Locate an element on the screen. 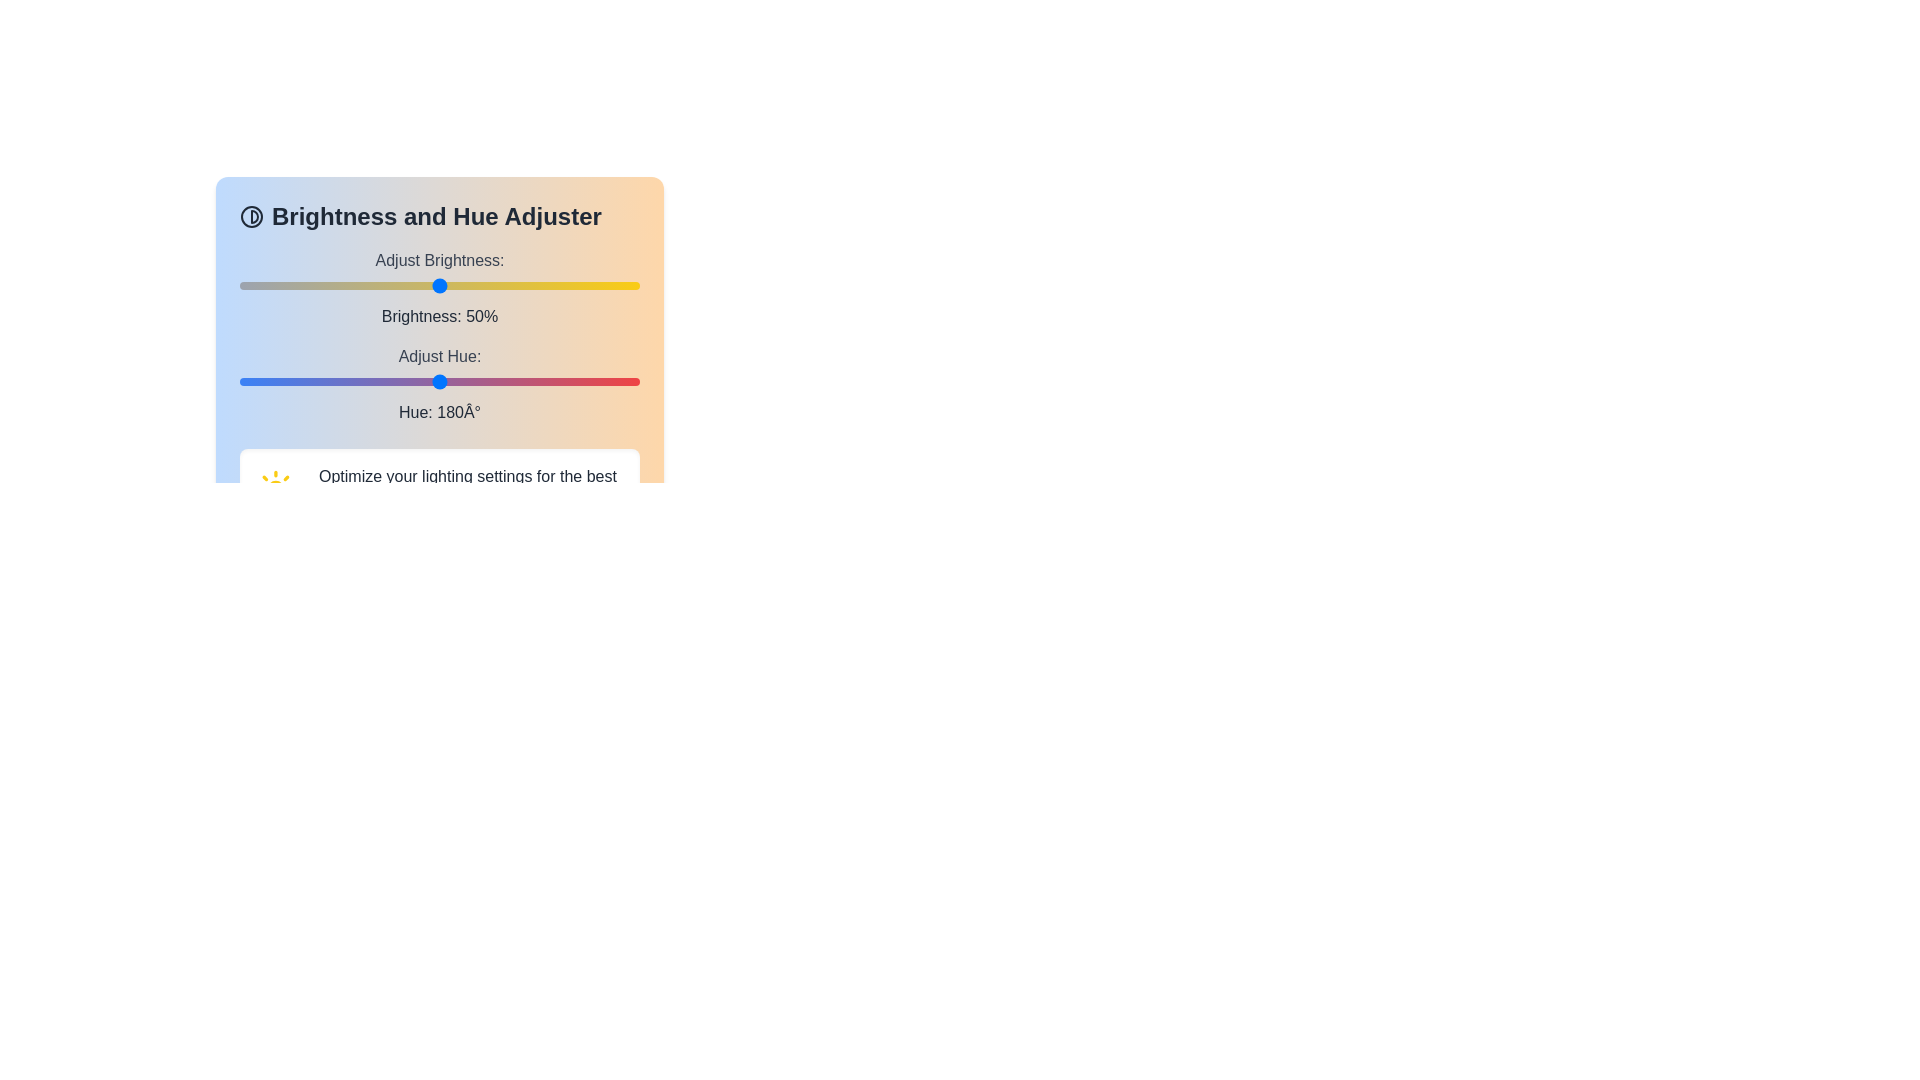 The width and height of the screenshot is (1920, 1080). the hue to 74 degrees by moving the slider is located at coordinates (322, 381).